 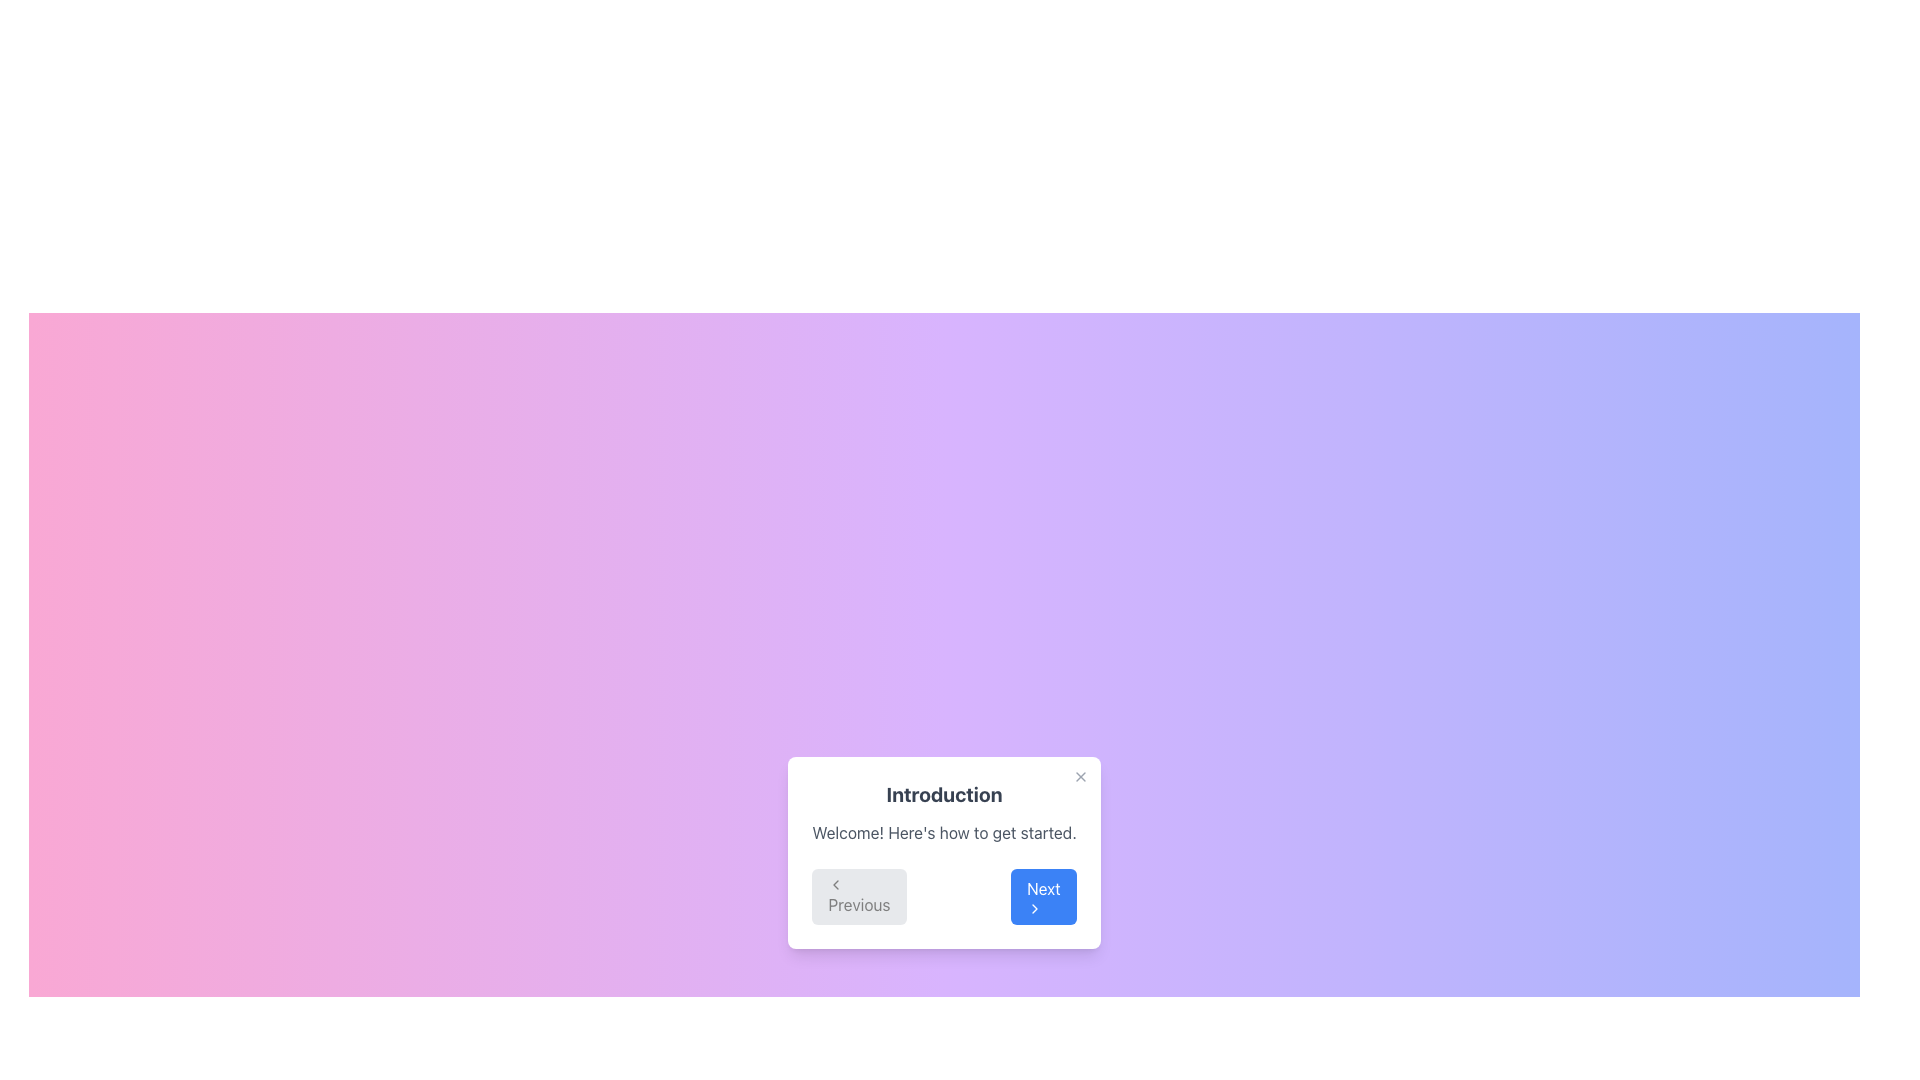 I want to click on the 'Next' button, which is a rectangular button with a blue background and white text, located at the bottom of the dialog, so click(x=1042, y=896).